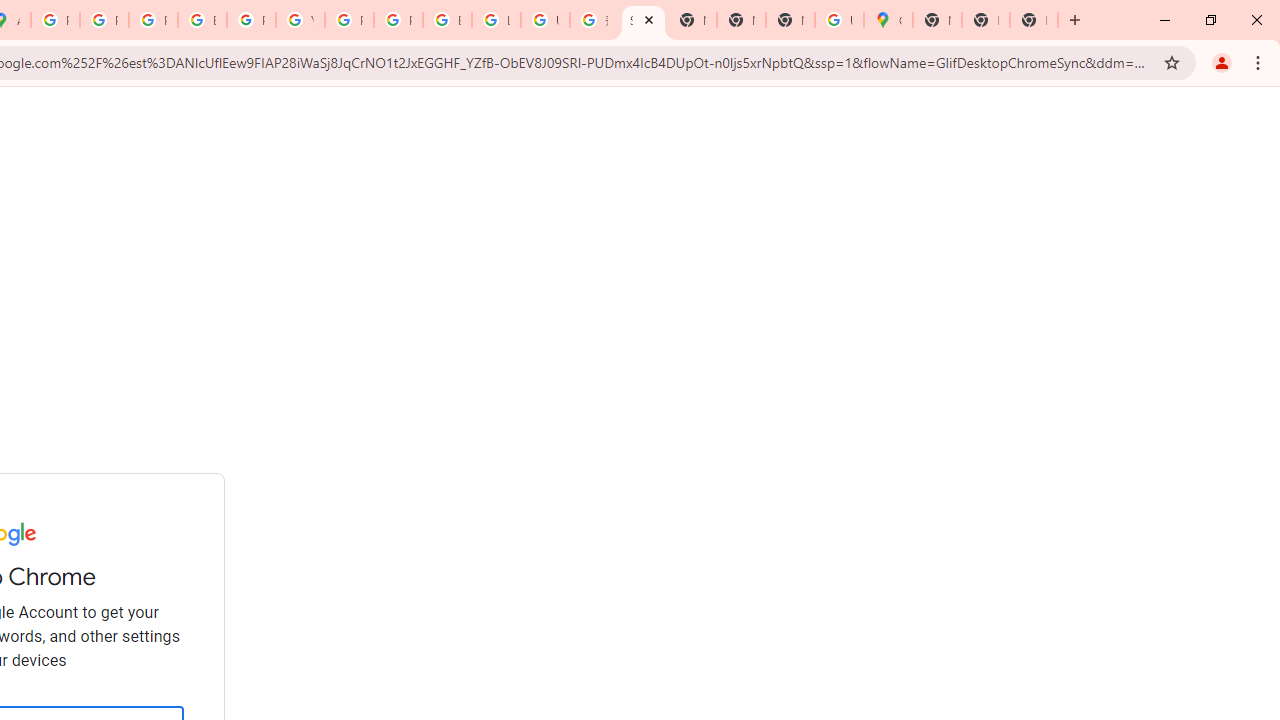  I want to click on 'Policy Accountability and Transparency - Transparency Center', so click(55, 20).